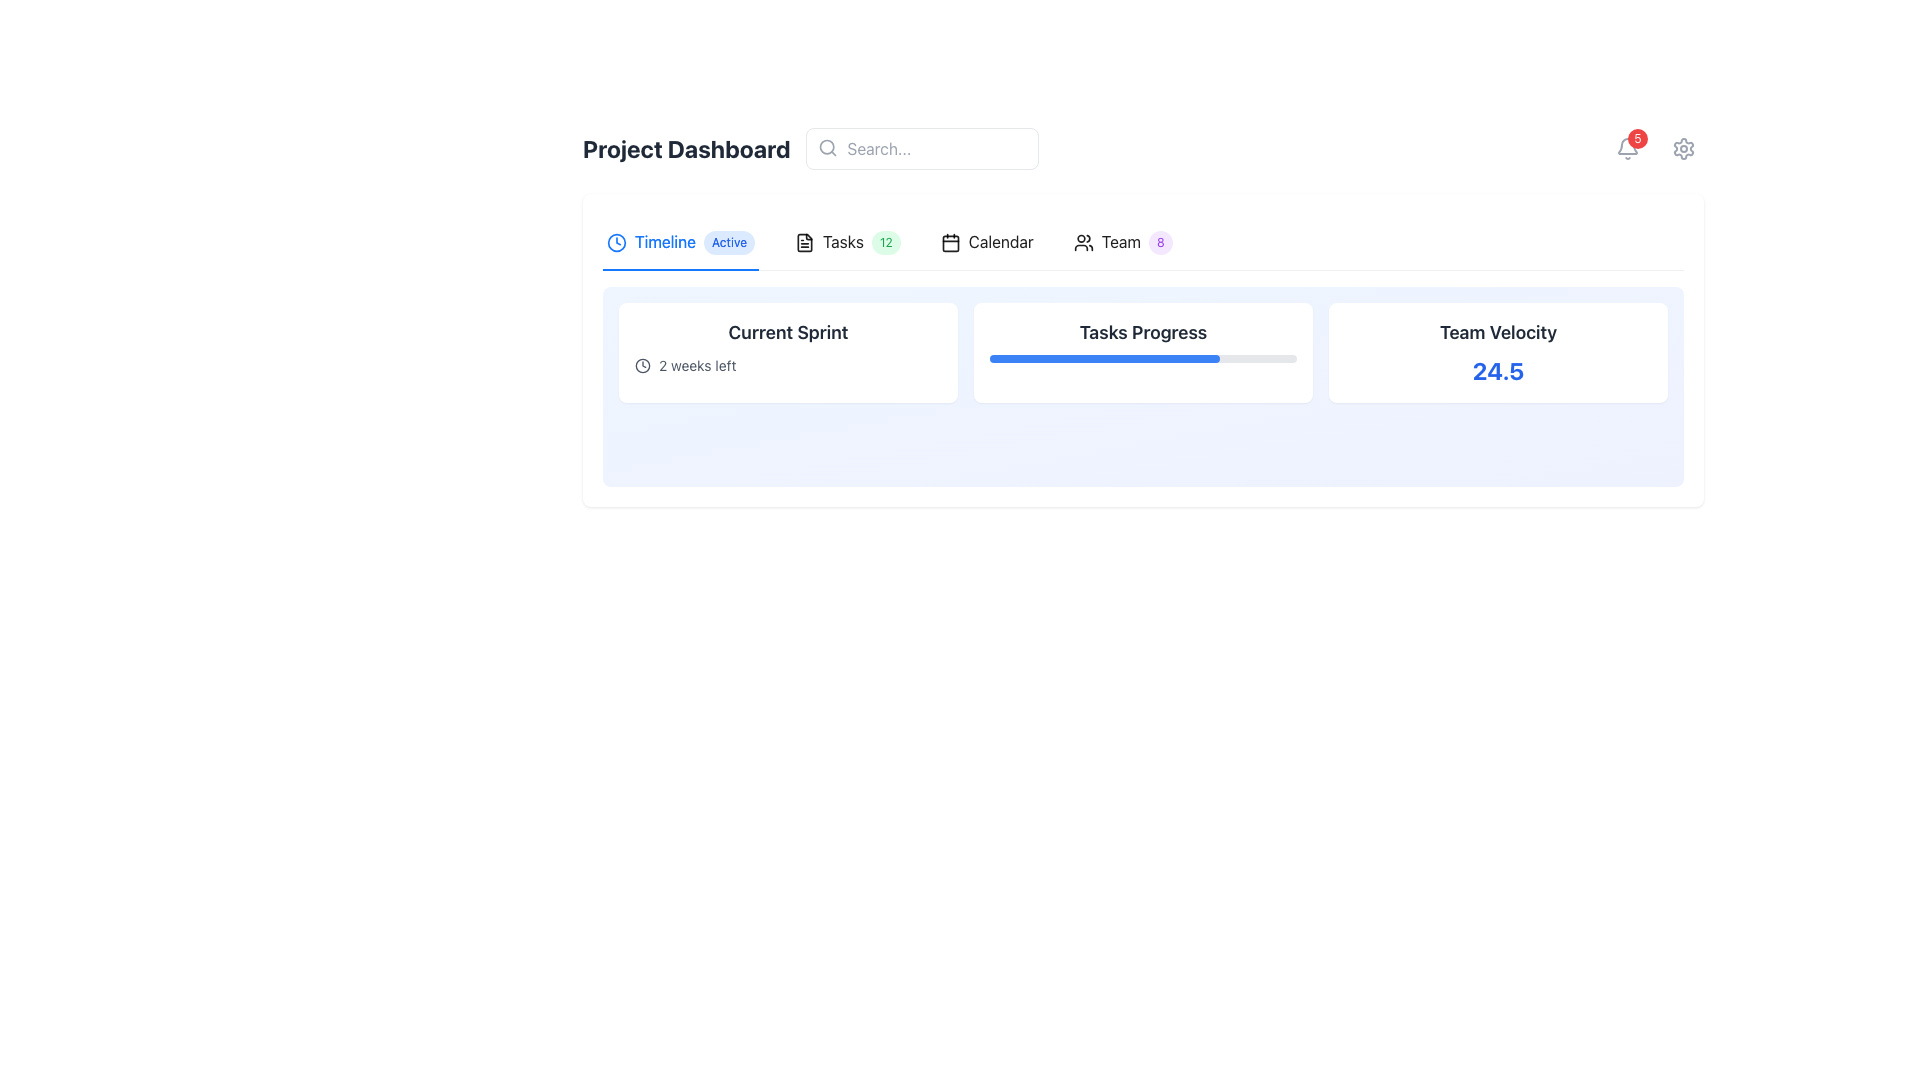 This screenshot has width=1920, height=1080. Describe the element at coordinates (1104, 358) in the screenshot. I see `the progress bar component located in the 'Tasks Progress' card, which visually represents task completion` at that location.